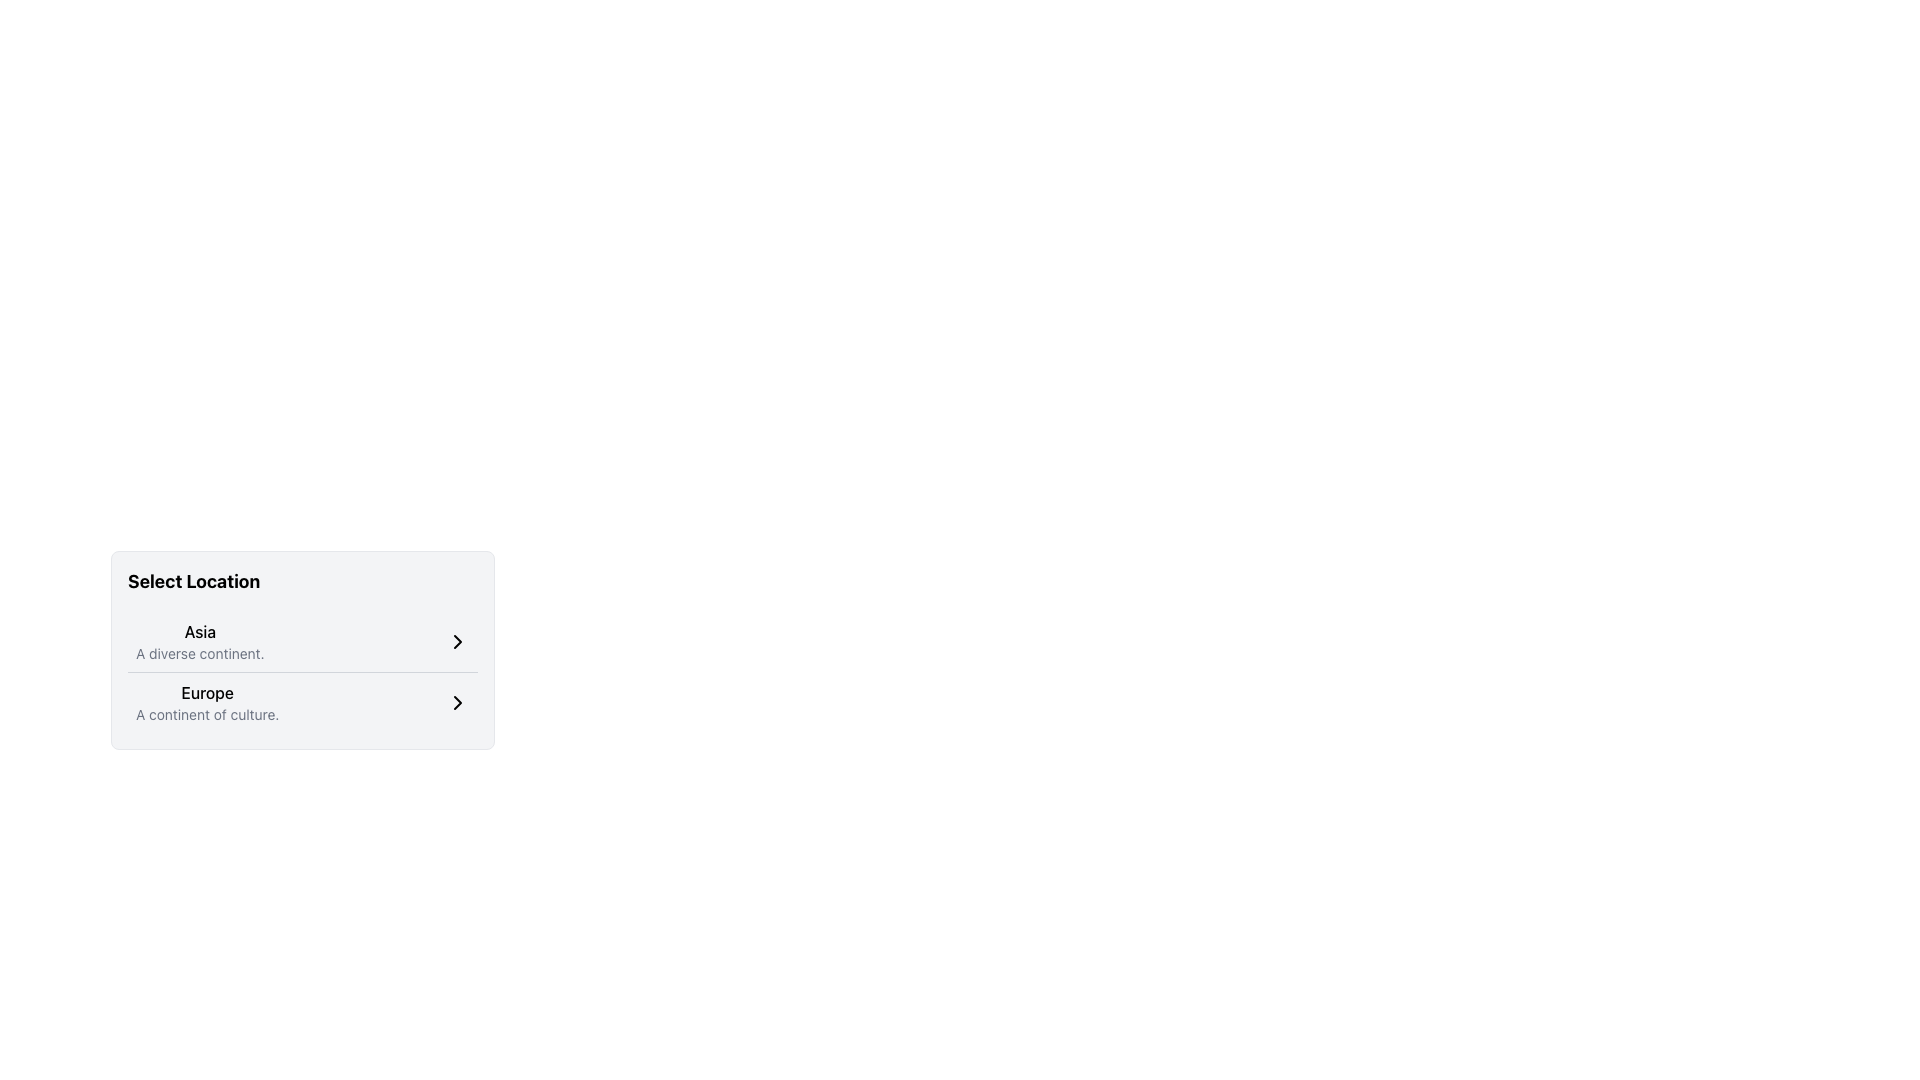 The height and width of the screenshot is (1080, 1920). What do you see at coordinates (207, 692) in the screenshot?
I see `the text label displaying 'Europe'` at bounding box center [207, 692].